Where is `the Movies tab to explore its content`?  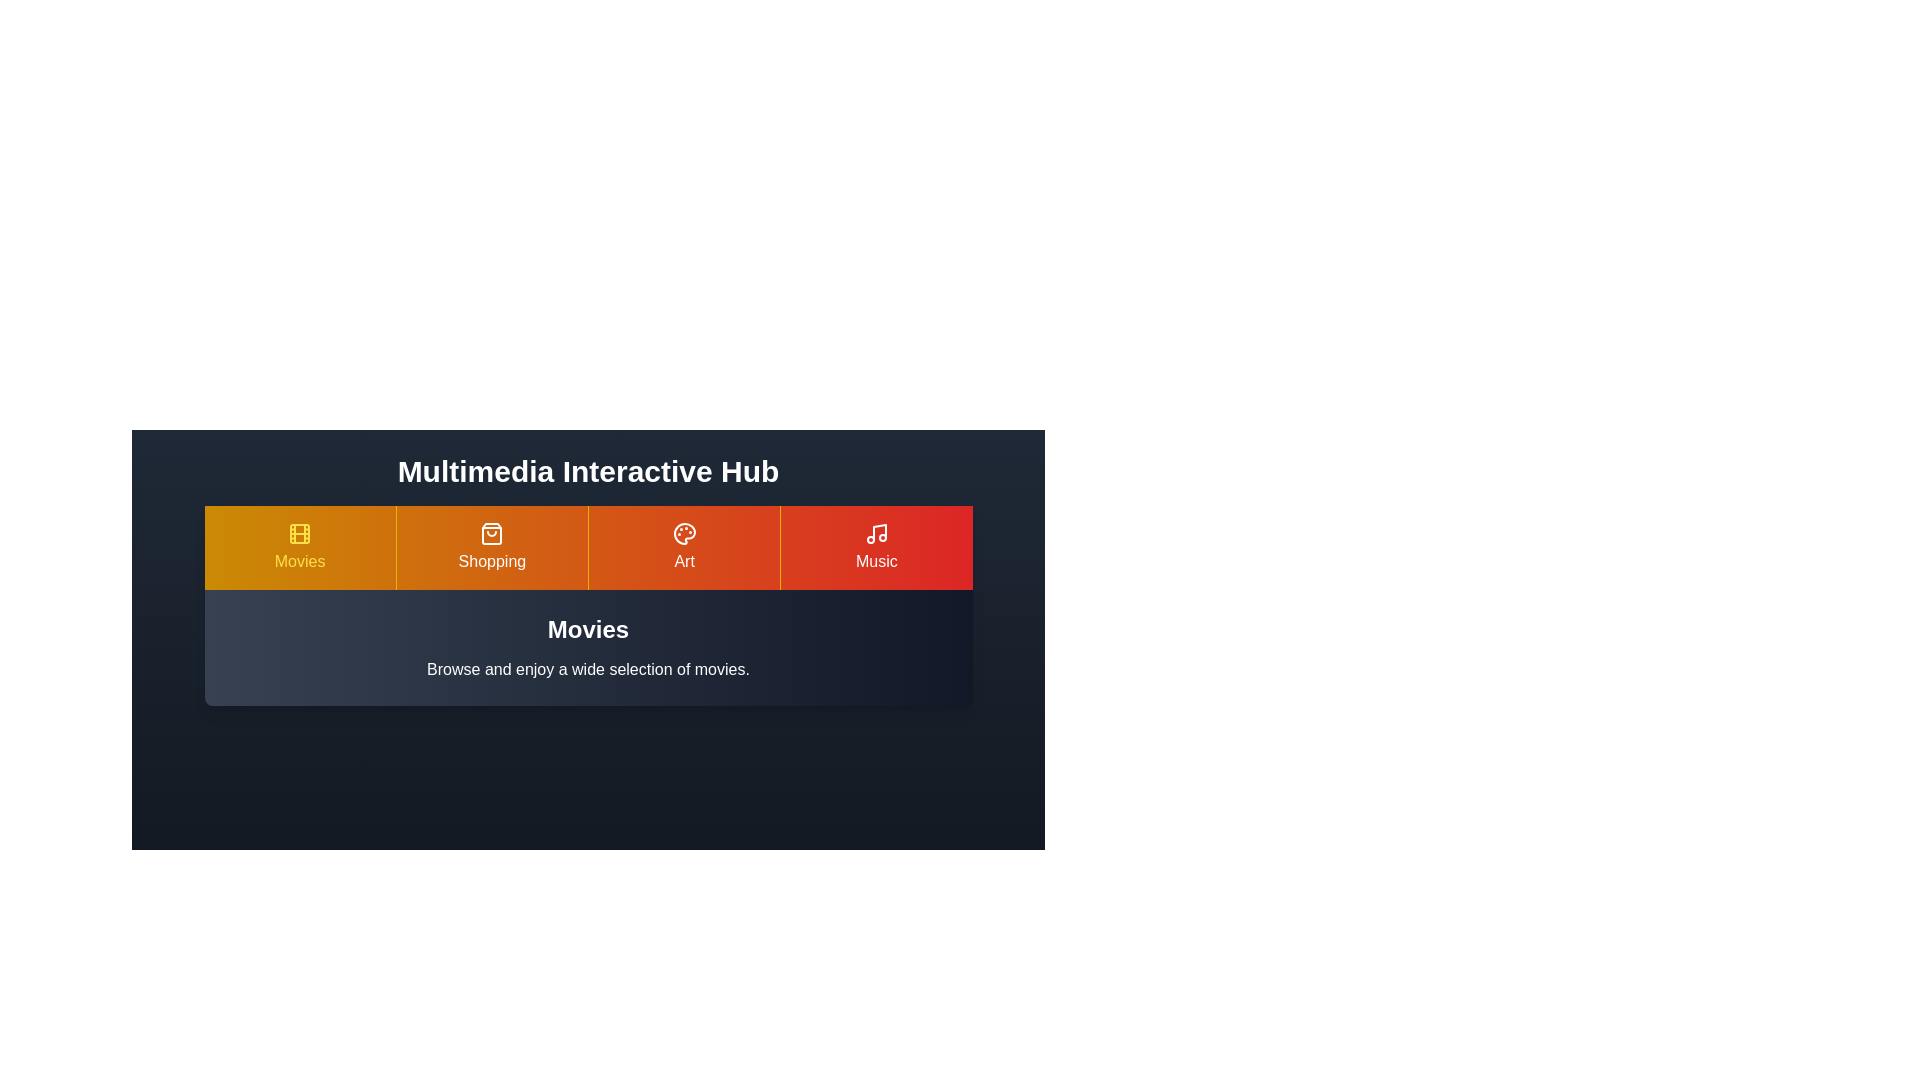
the Movies tab to explore its content is located at coordinates (298, 547).